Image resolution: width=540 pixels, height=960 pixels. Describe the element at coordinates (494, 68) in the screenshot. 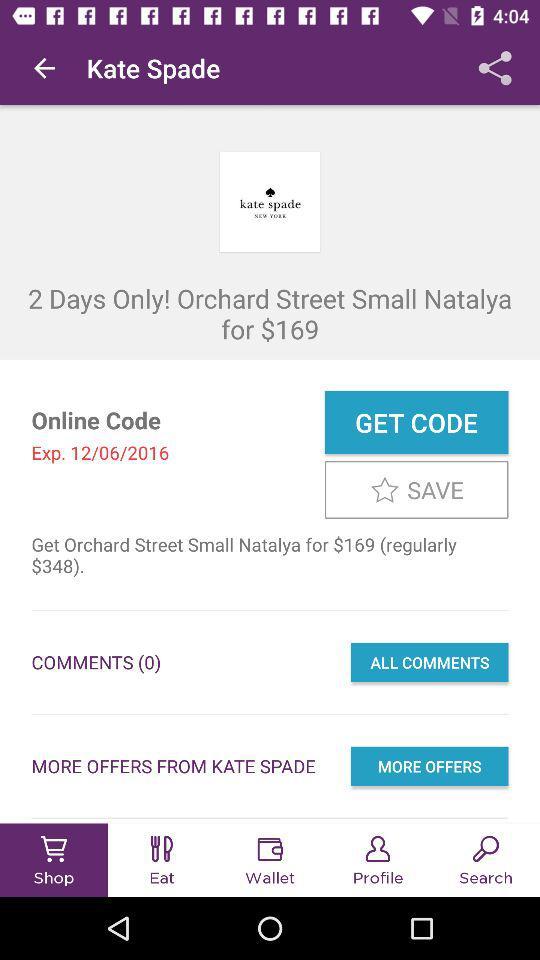

I see `the item above 2 days only icon` at that location.